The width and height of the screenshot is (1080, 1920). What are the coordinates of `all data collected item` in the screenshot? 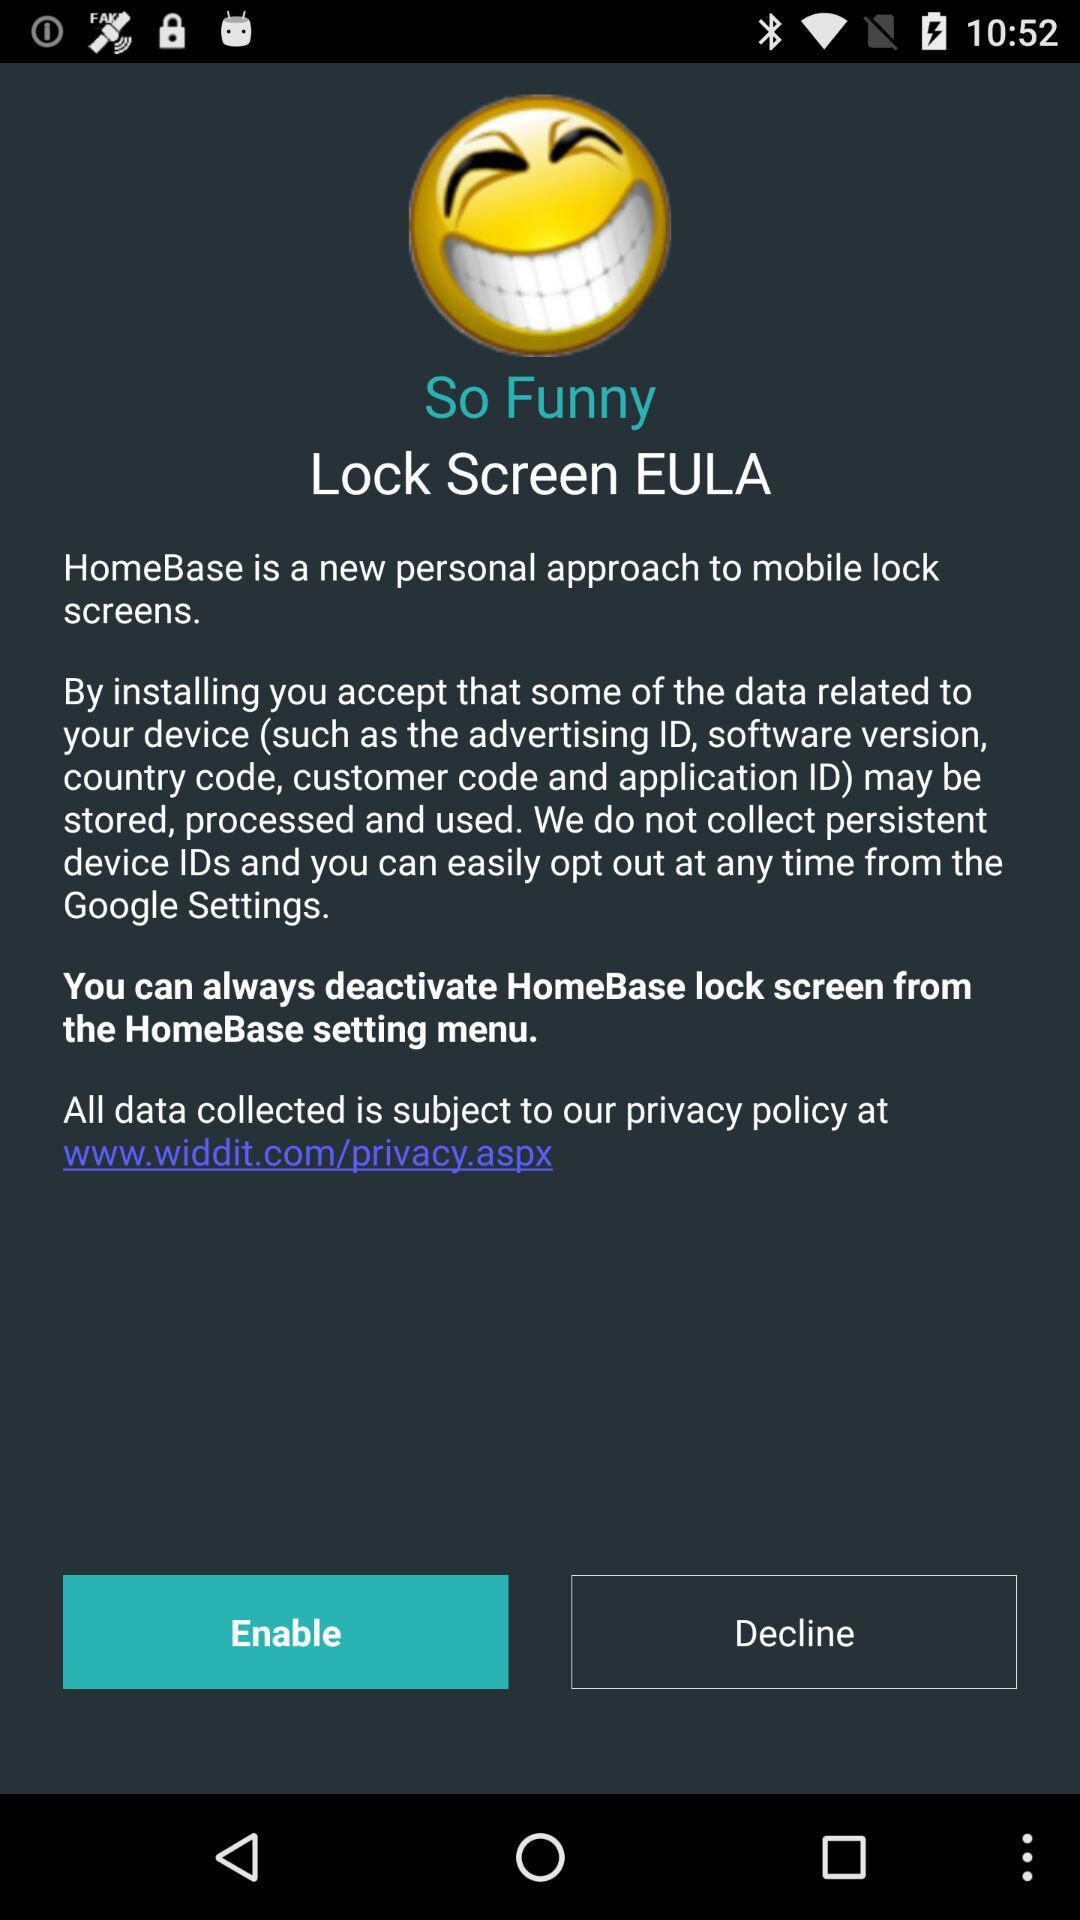 It's located at (540, 1129).